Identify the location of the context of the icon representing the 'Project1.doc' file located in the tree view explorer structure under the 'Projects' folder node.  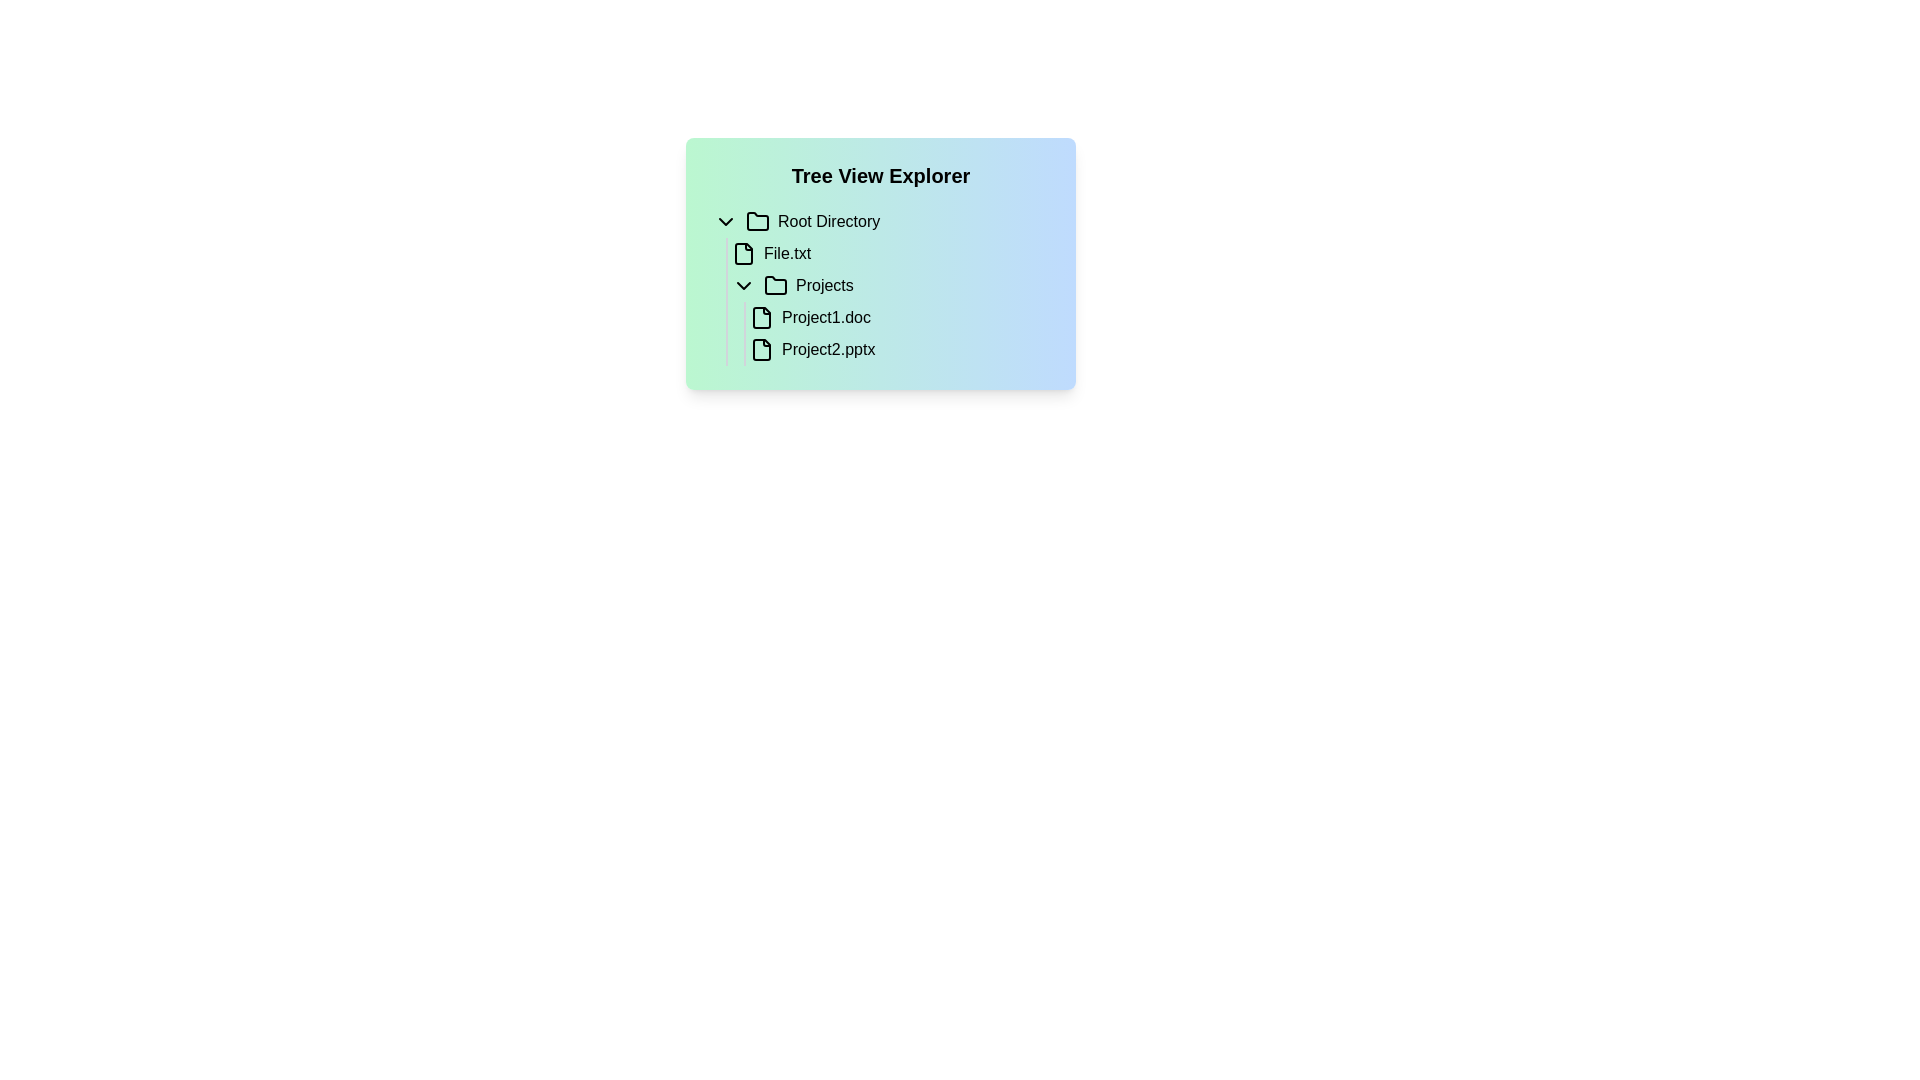
(761, 316).